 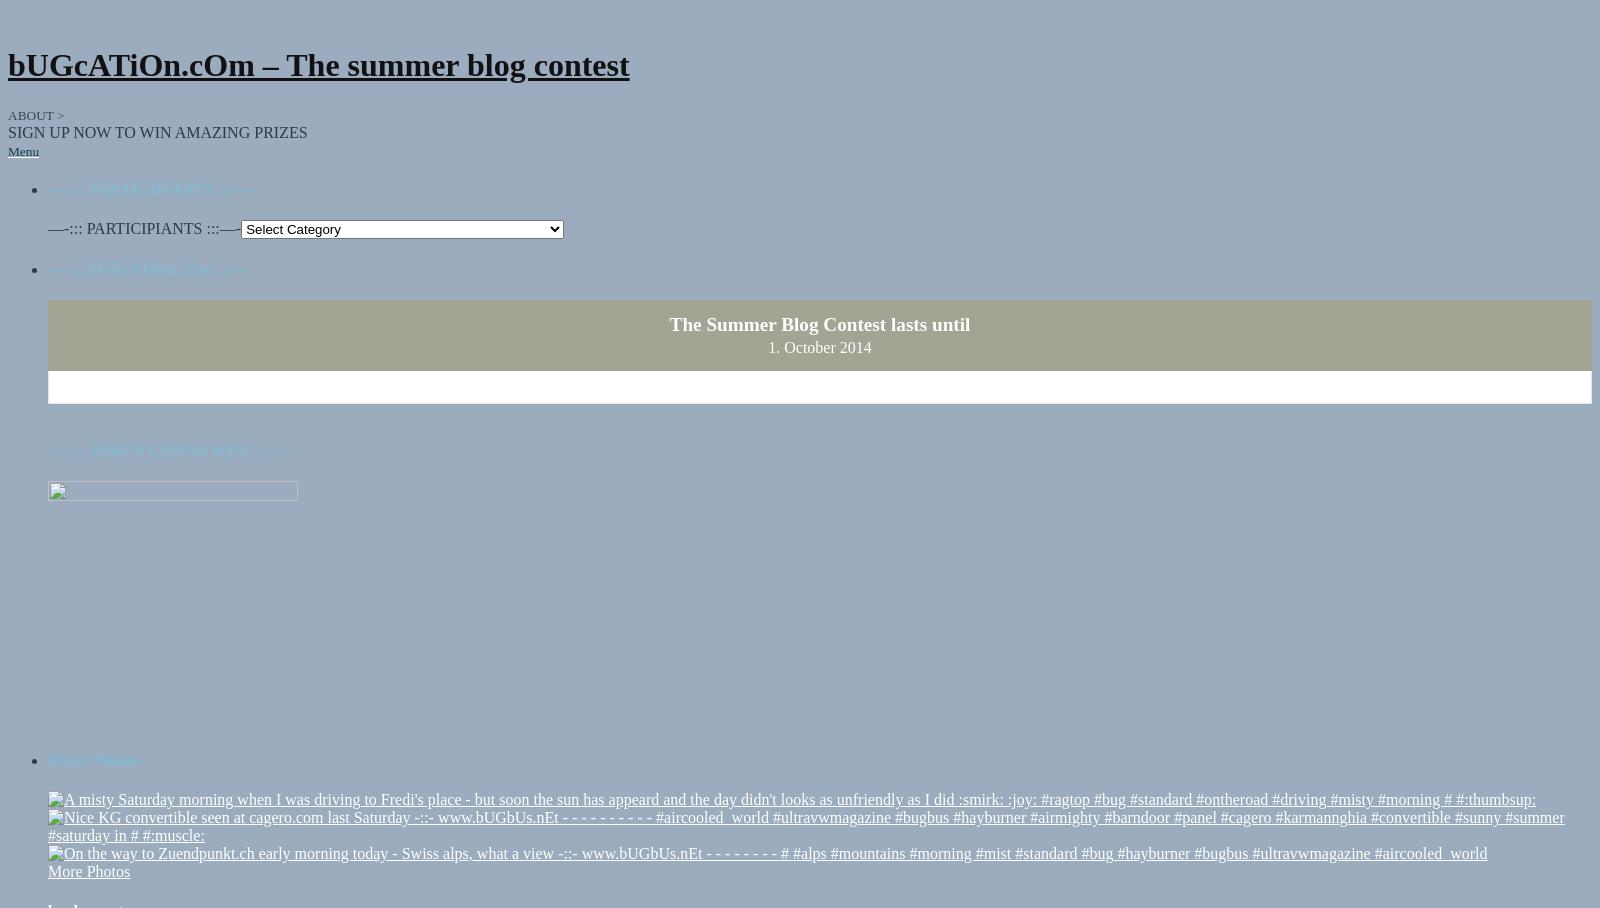 What do you see at coordinates (156, 112) in the screenshot?
I see `'SIGN UP NOW TO WIN AMAZING PRIZES'` at bounding box center [156, 112].